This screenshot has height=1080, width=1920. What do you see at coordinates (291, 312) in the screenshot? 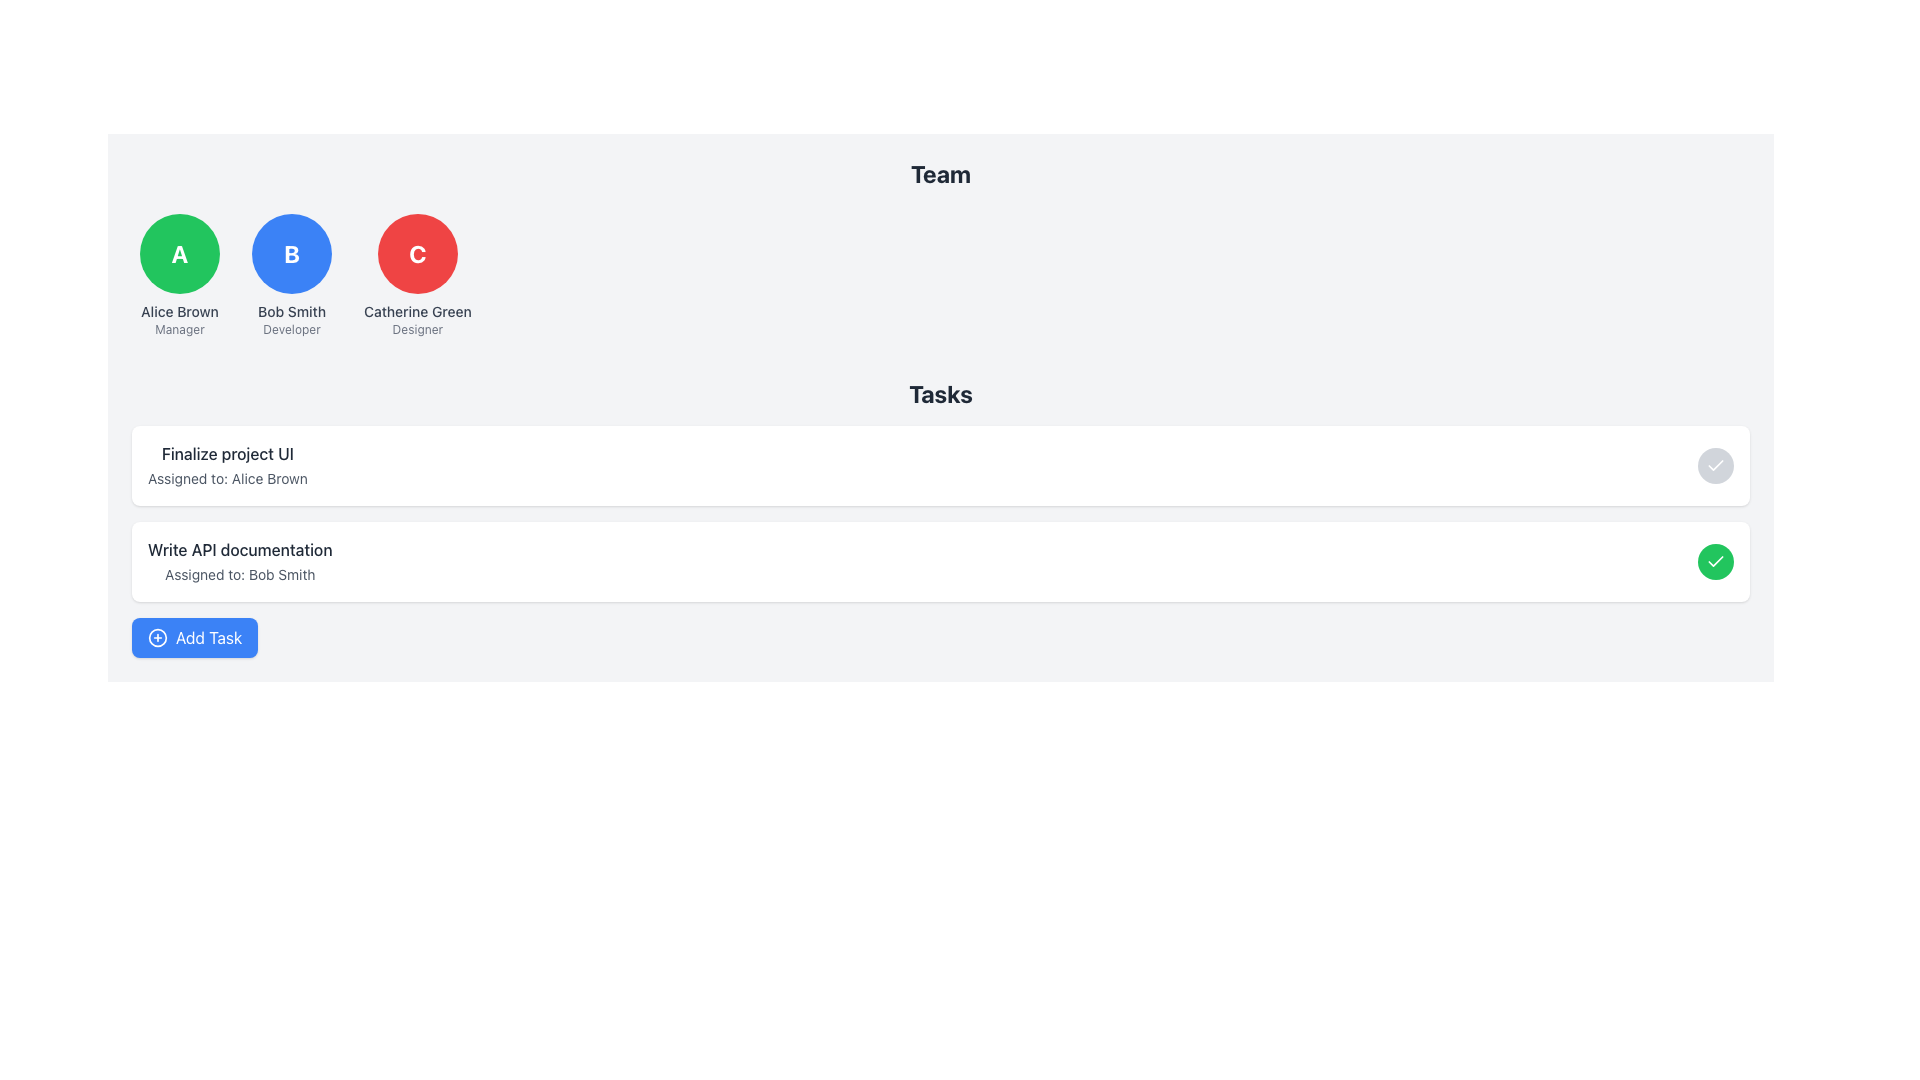
I see `text label that represents the name of an individual, located below the circular avatar marked with 'B' and above the text label 'Developer'` at bounding box center [291, 312].